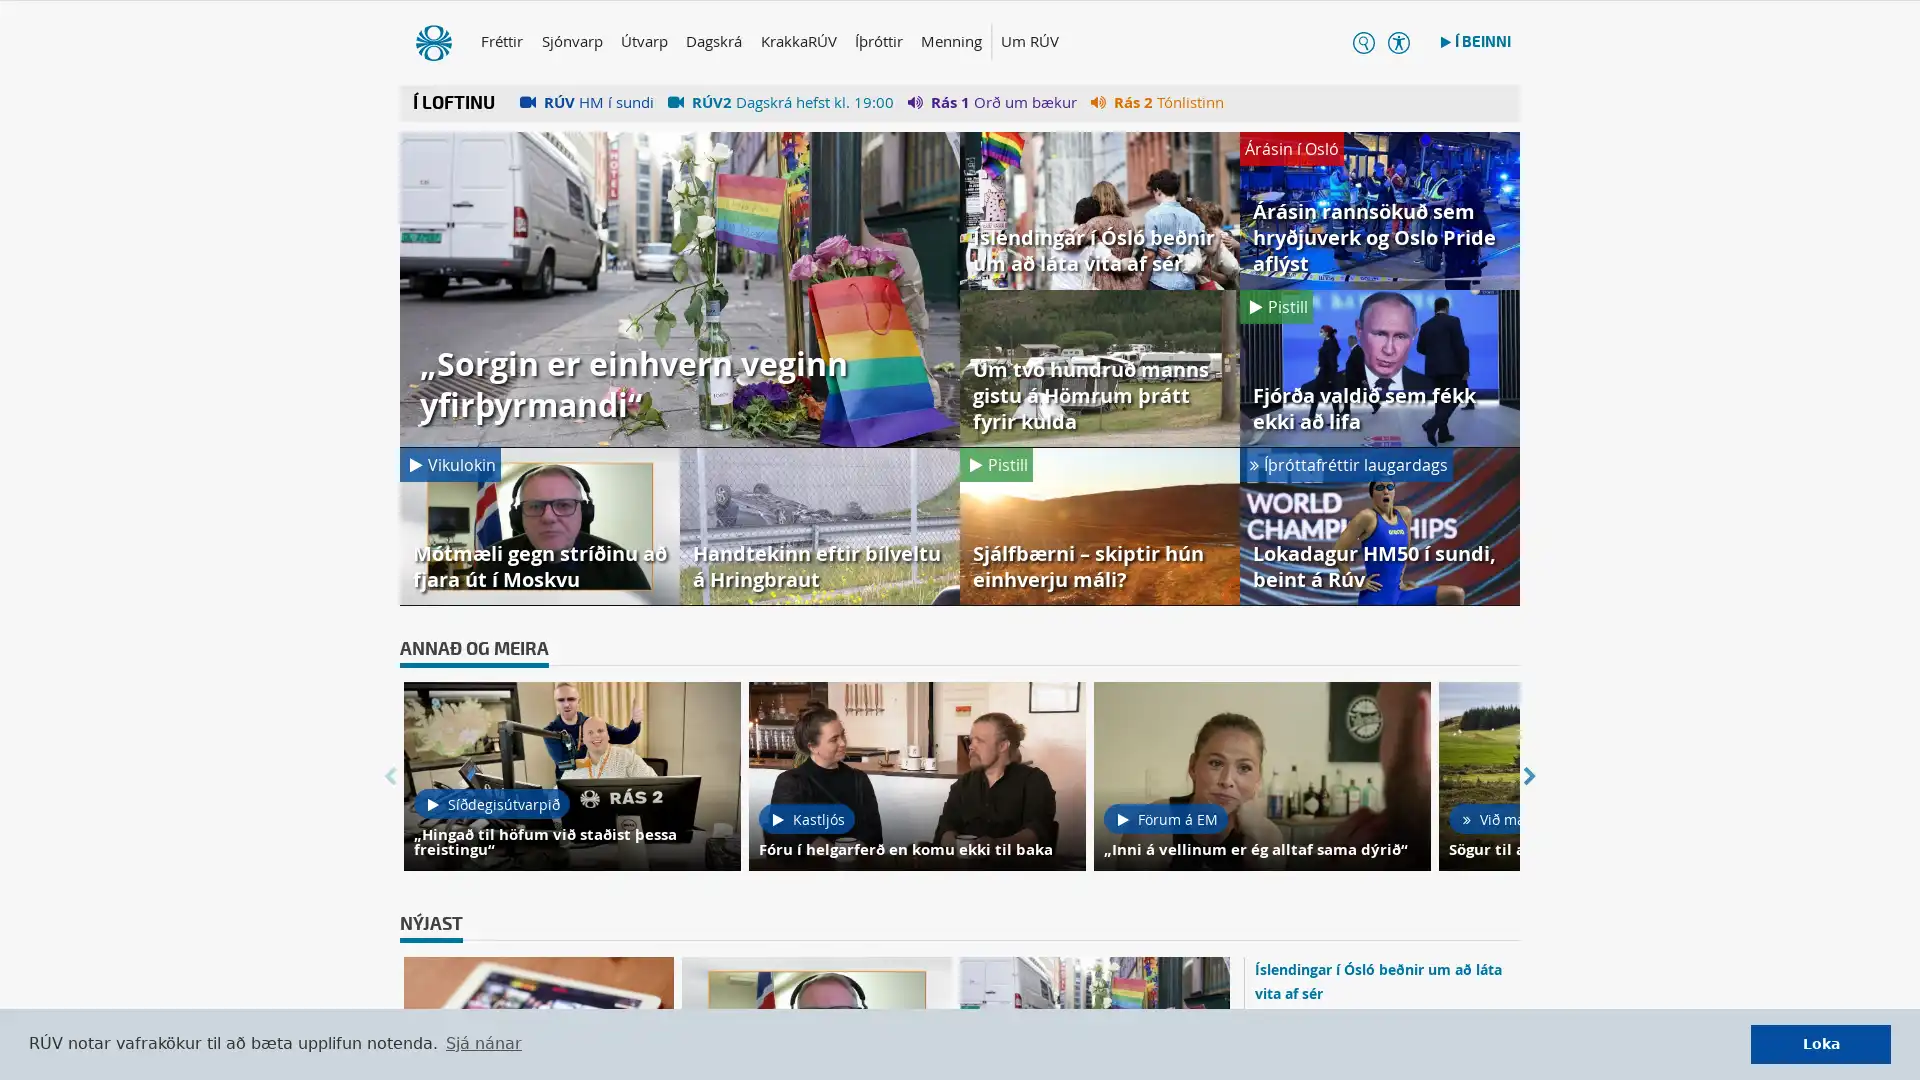 This screenshot has width=1920, height=1080. What do you see at coordinates (1820, 1043) in the screenshot?
I see `dismiss cookie message` at bounding box center [1820, 1043].